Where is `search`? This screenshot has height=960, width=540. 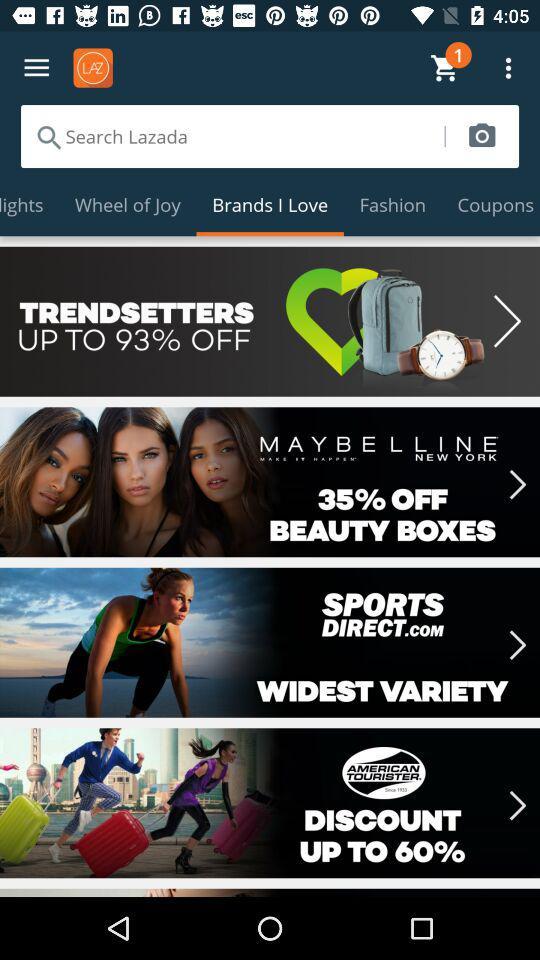 search is located at coordinates (231, 135).